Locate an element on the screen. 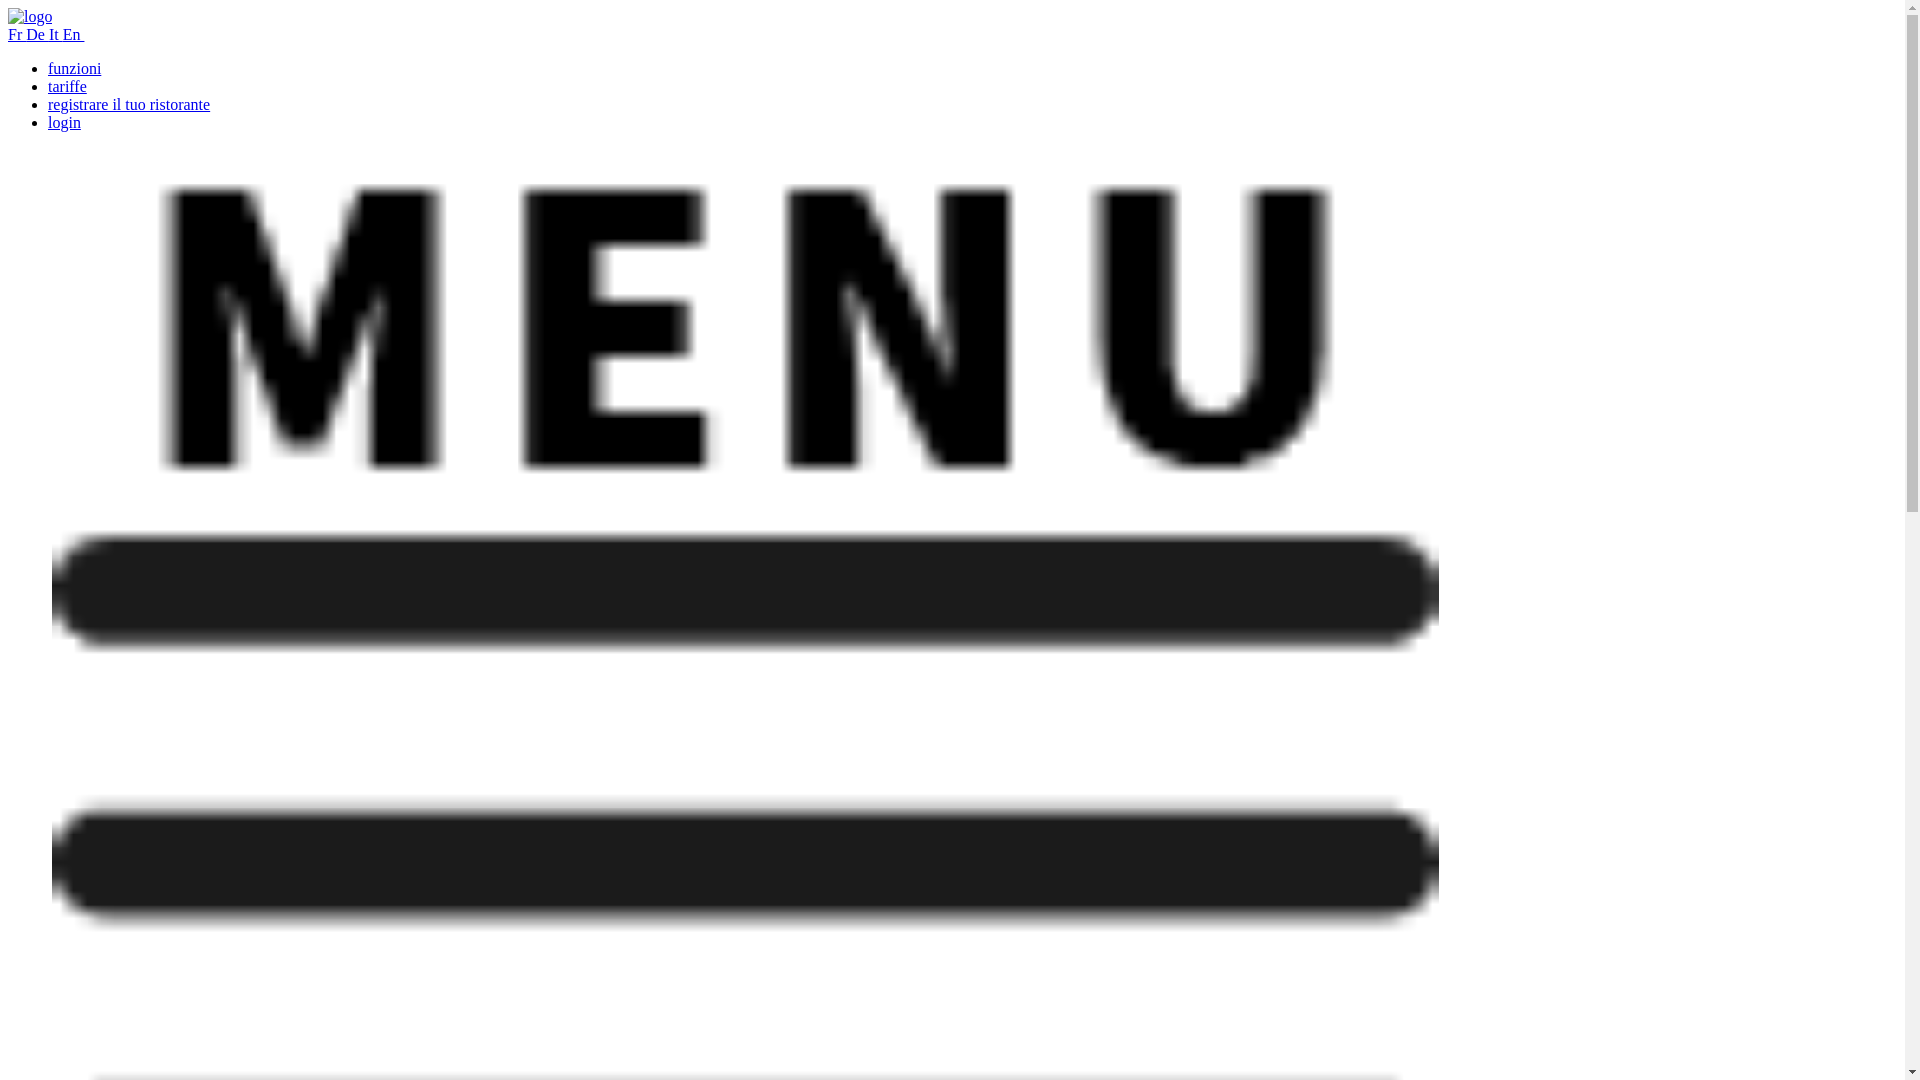 Image resolution: width=1920 pixels, height=1080 pixels. 'tariffe' is located at coordinates (67, 85).